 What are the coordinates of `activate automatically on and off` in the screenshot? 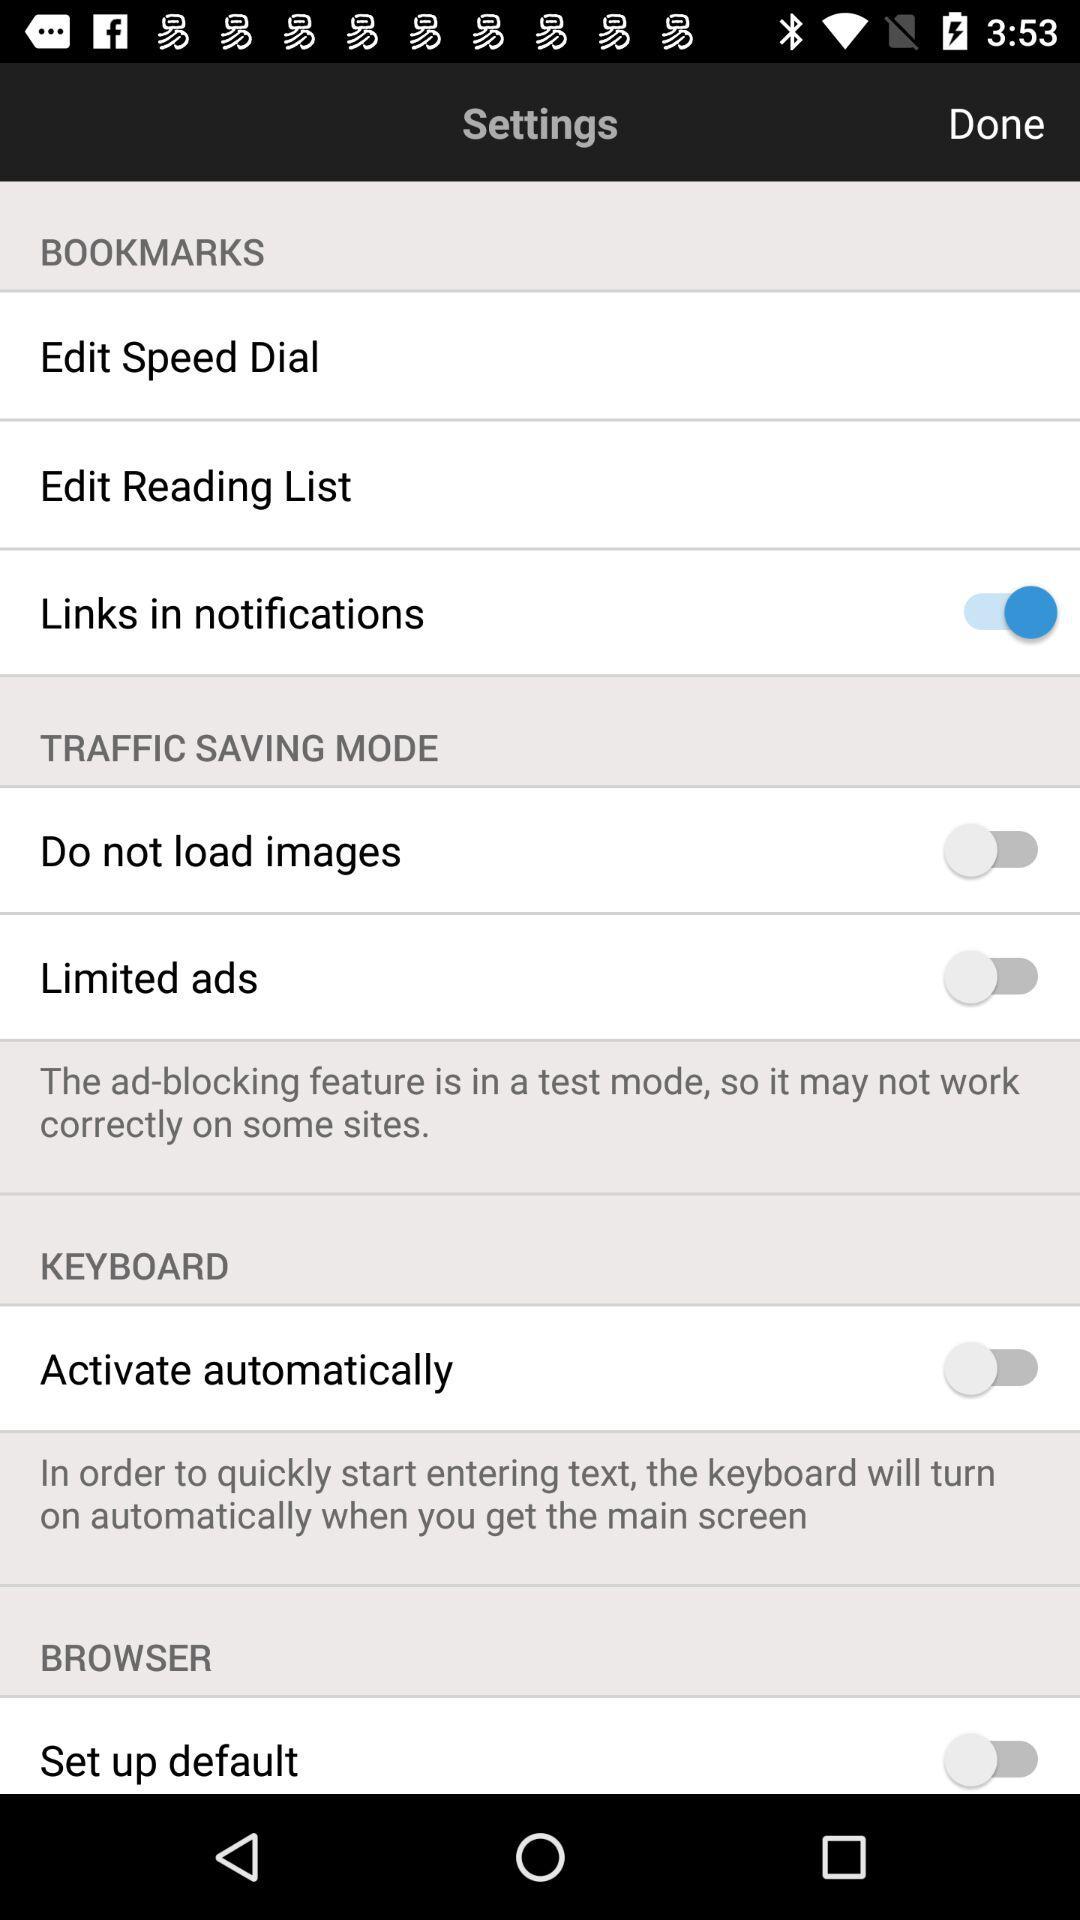 It's located at (1000, 1367).